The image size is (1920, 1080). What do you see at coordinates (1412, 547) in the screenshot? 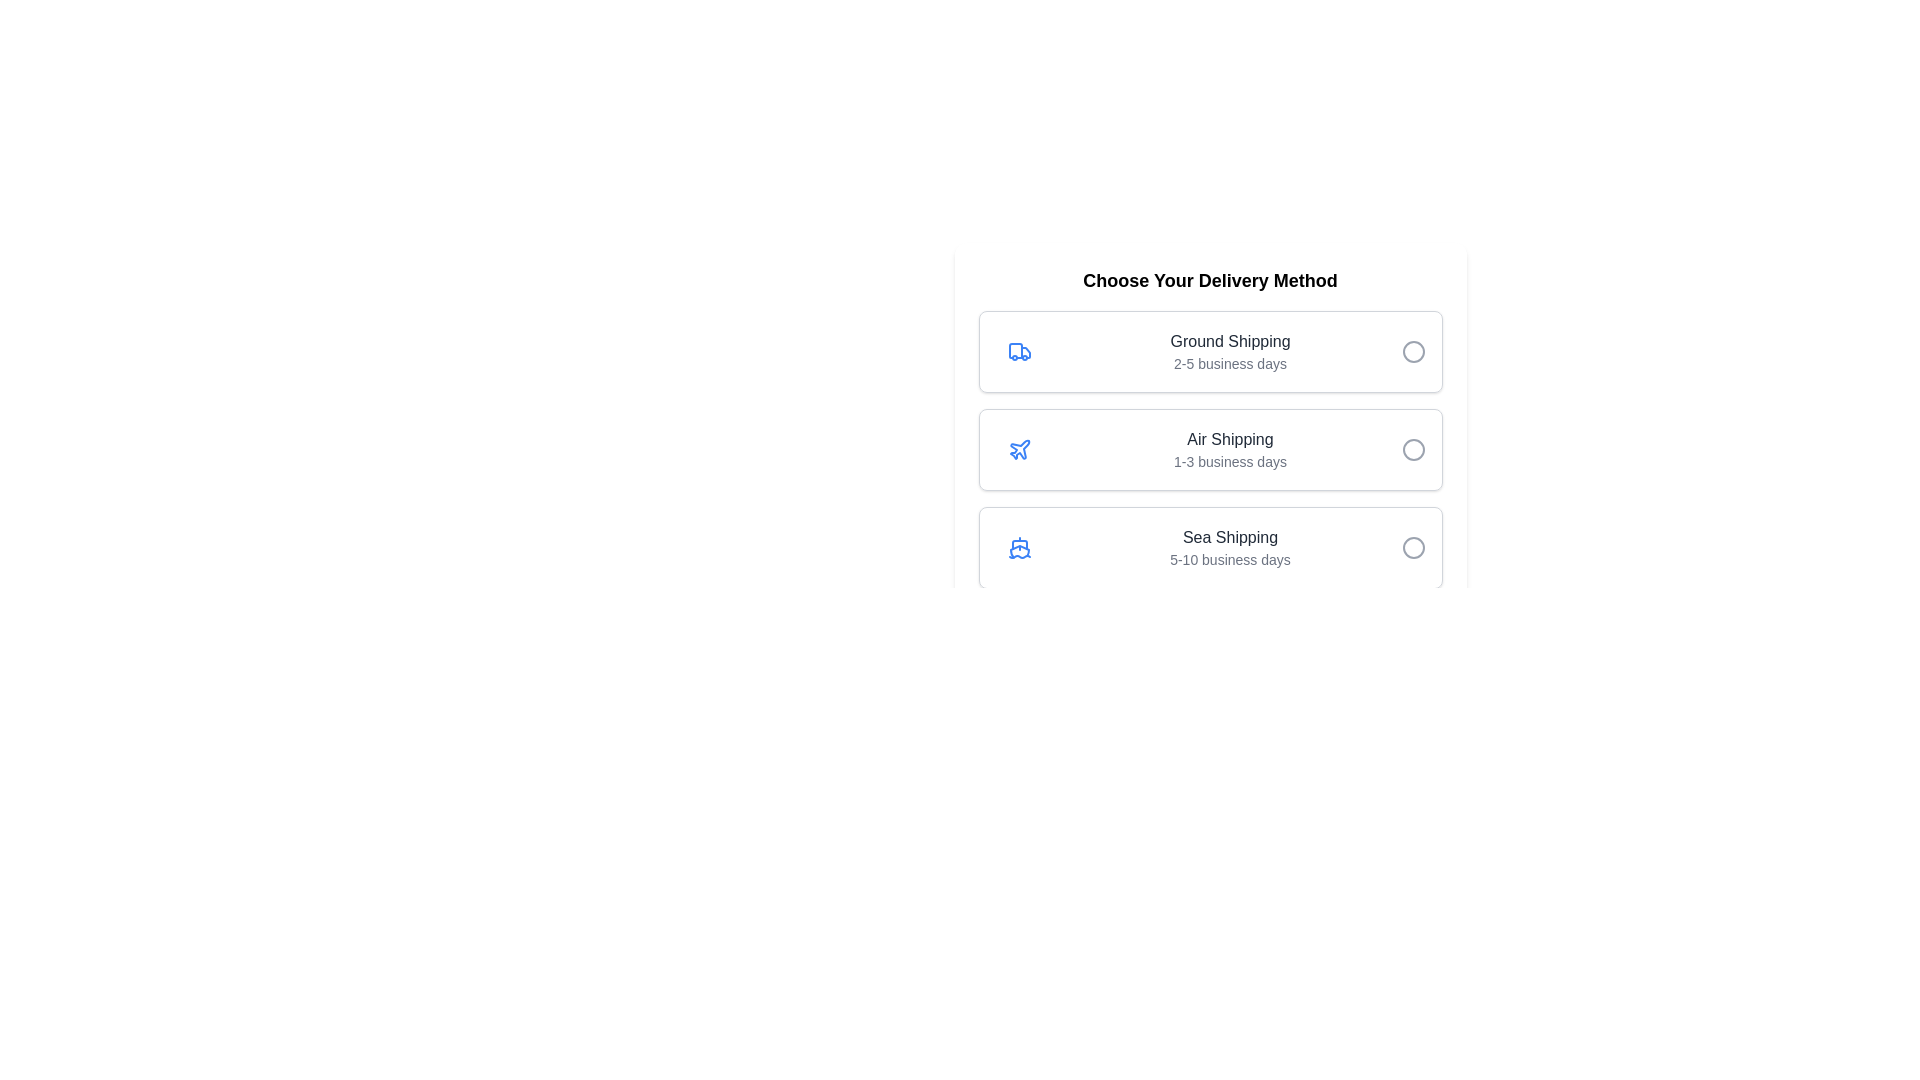
I see `the radio button for 'Sea Shipping', which is the selection indicator located to the right of the 'Sea Shipping' delivery option` at bounding box center [1412, 547].